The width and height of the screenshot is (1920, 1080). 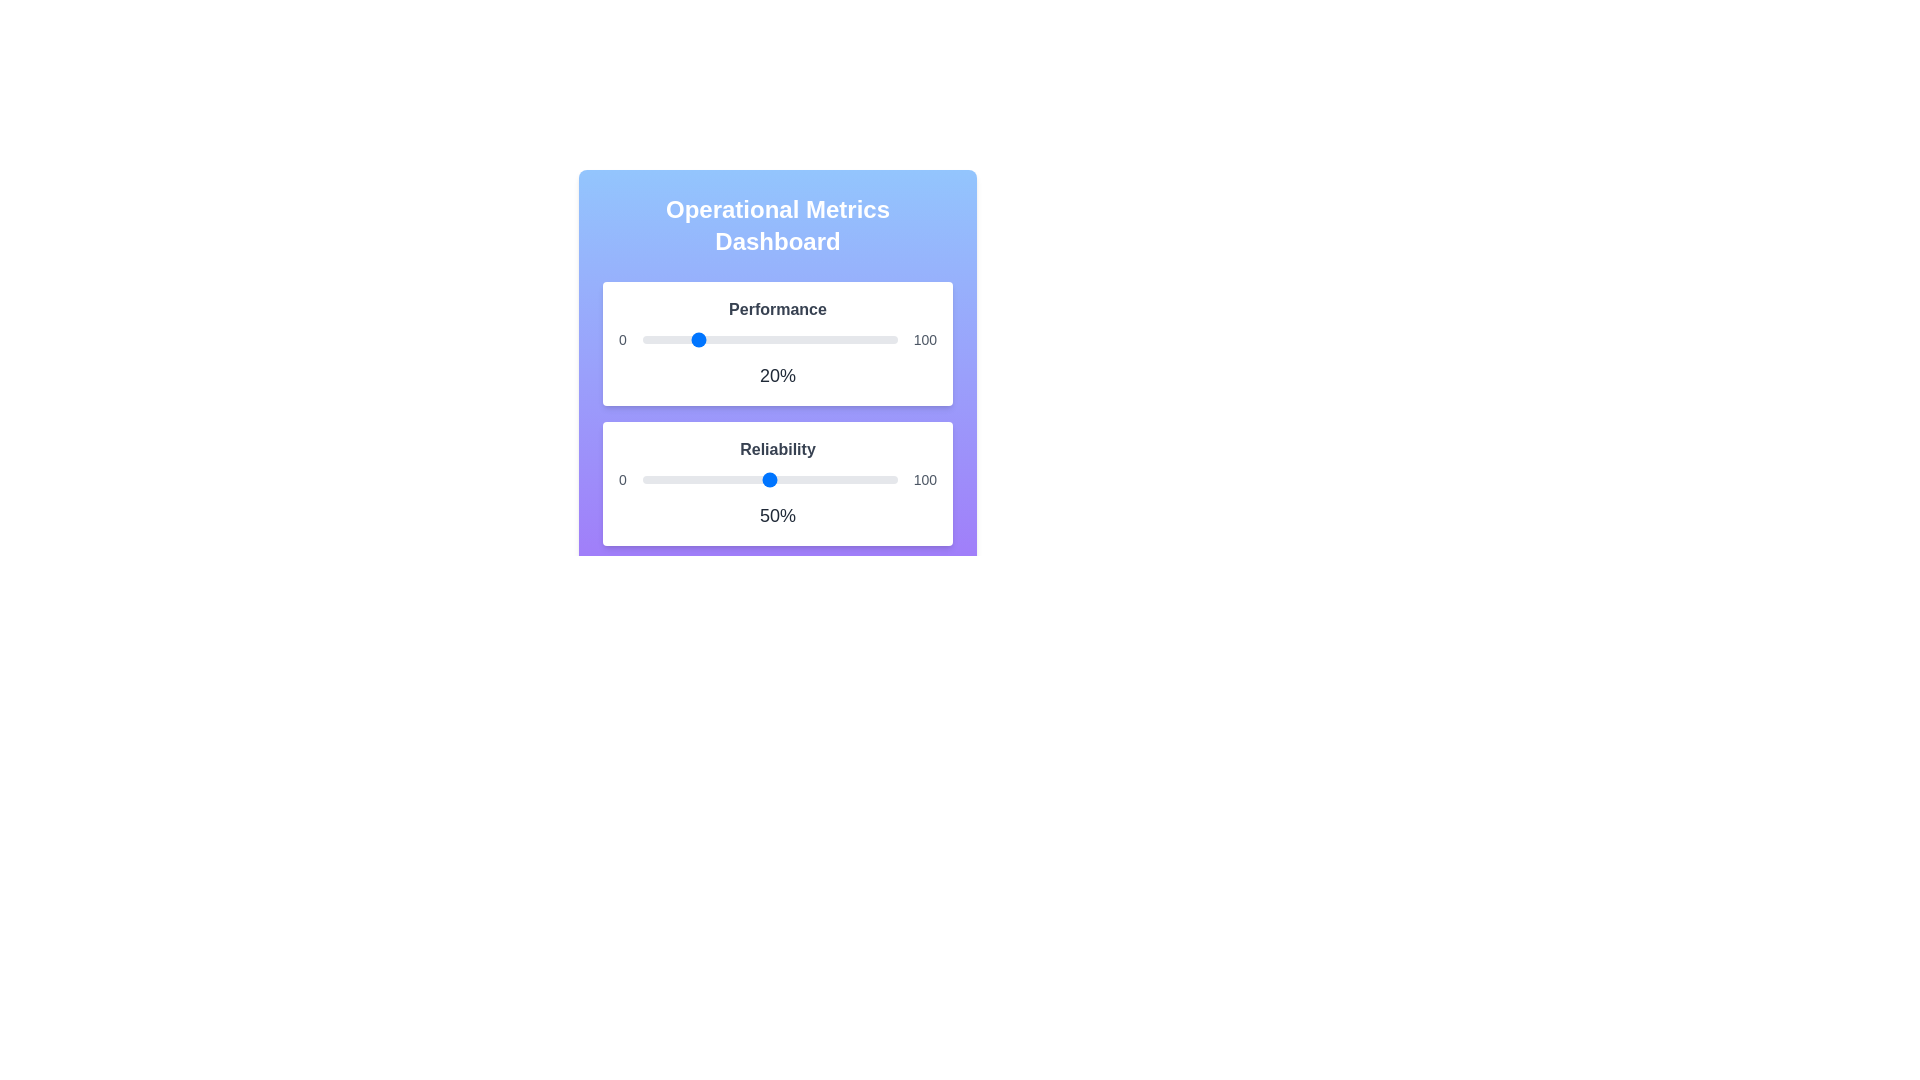 What do you see at coordinates (703, 479) in the screenshot?
I see `the Reliability slider` at bounding box center [703, 479].